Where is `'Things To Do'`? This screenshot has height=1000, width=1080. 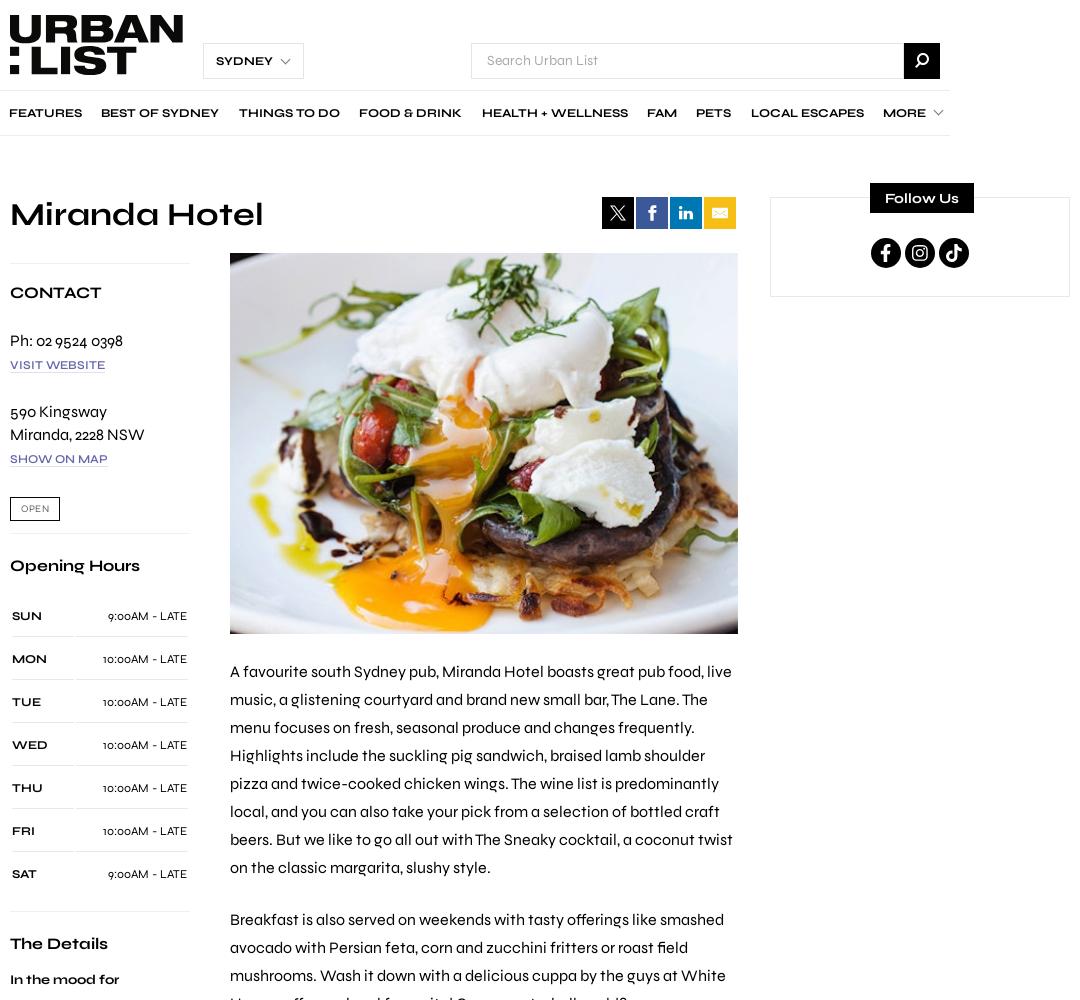
'Things To Do' is located at coordinates (237, 112).